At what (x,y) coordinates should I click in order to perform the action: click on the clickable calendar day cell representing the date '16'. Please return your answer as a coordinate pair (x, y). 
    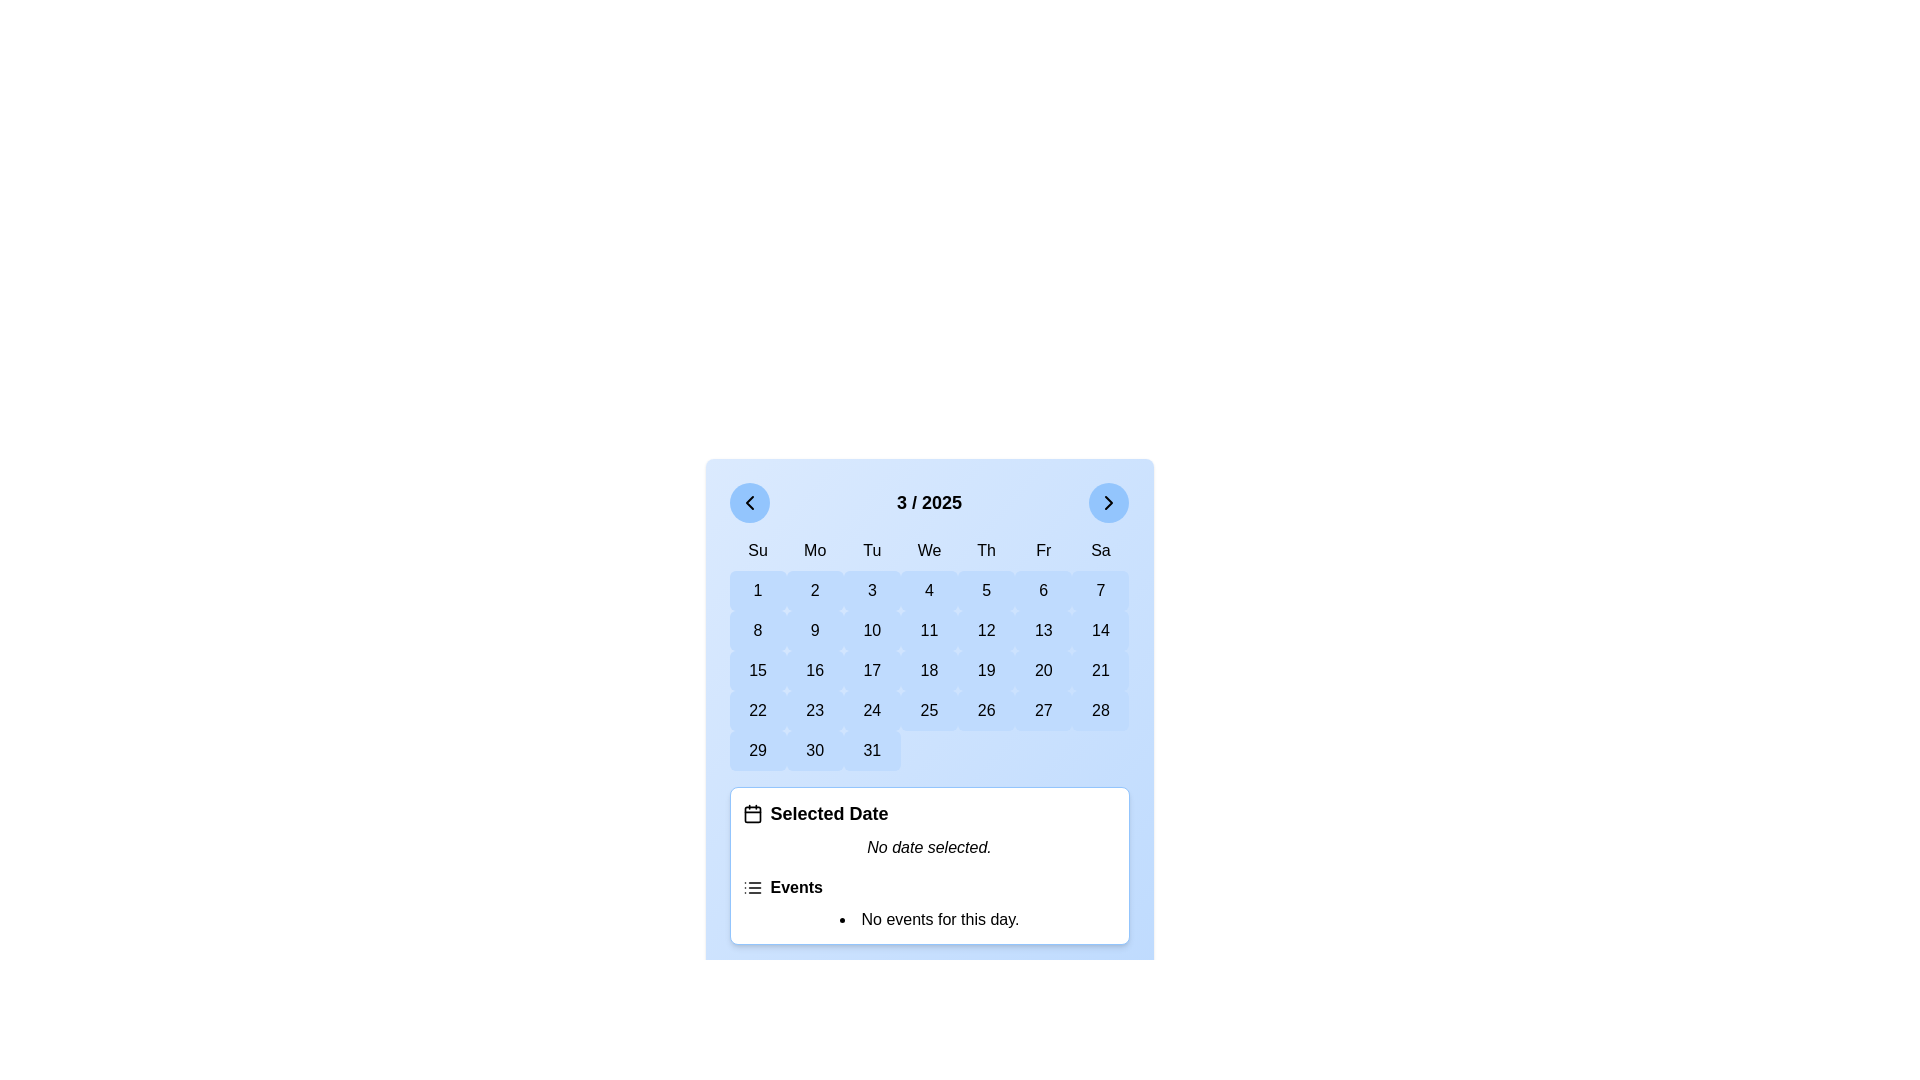
    Looking at the image, I should click on (815, 671).